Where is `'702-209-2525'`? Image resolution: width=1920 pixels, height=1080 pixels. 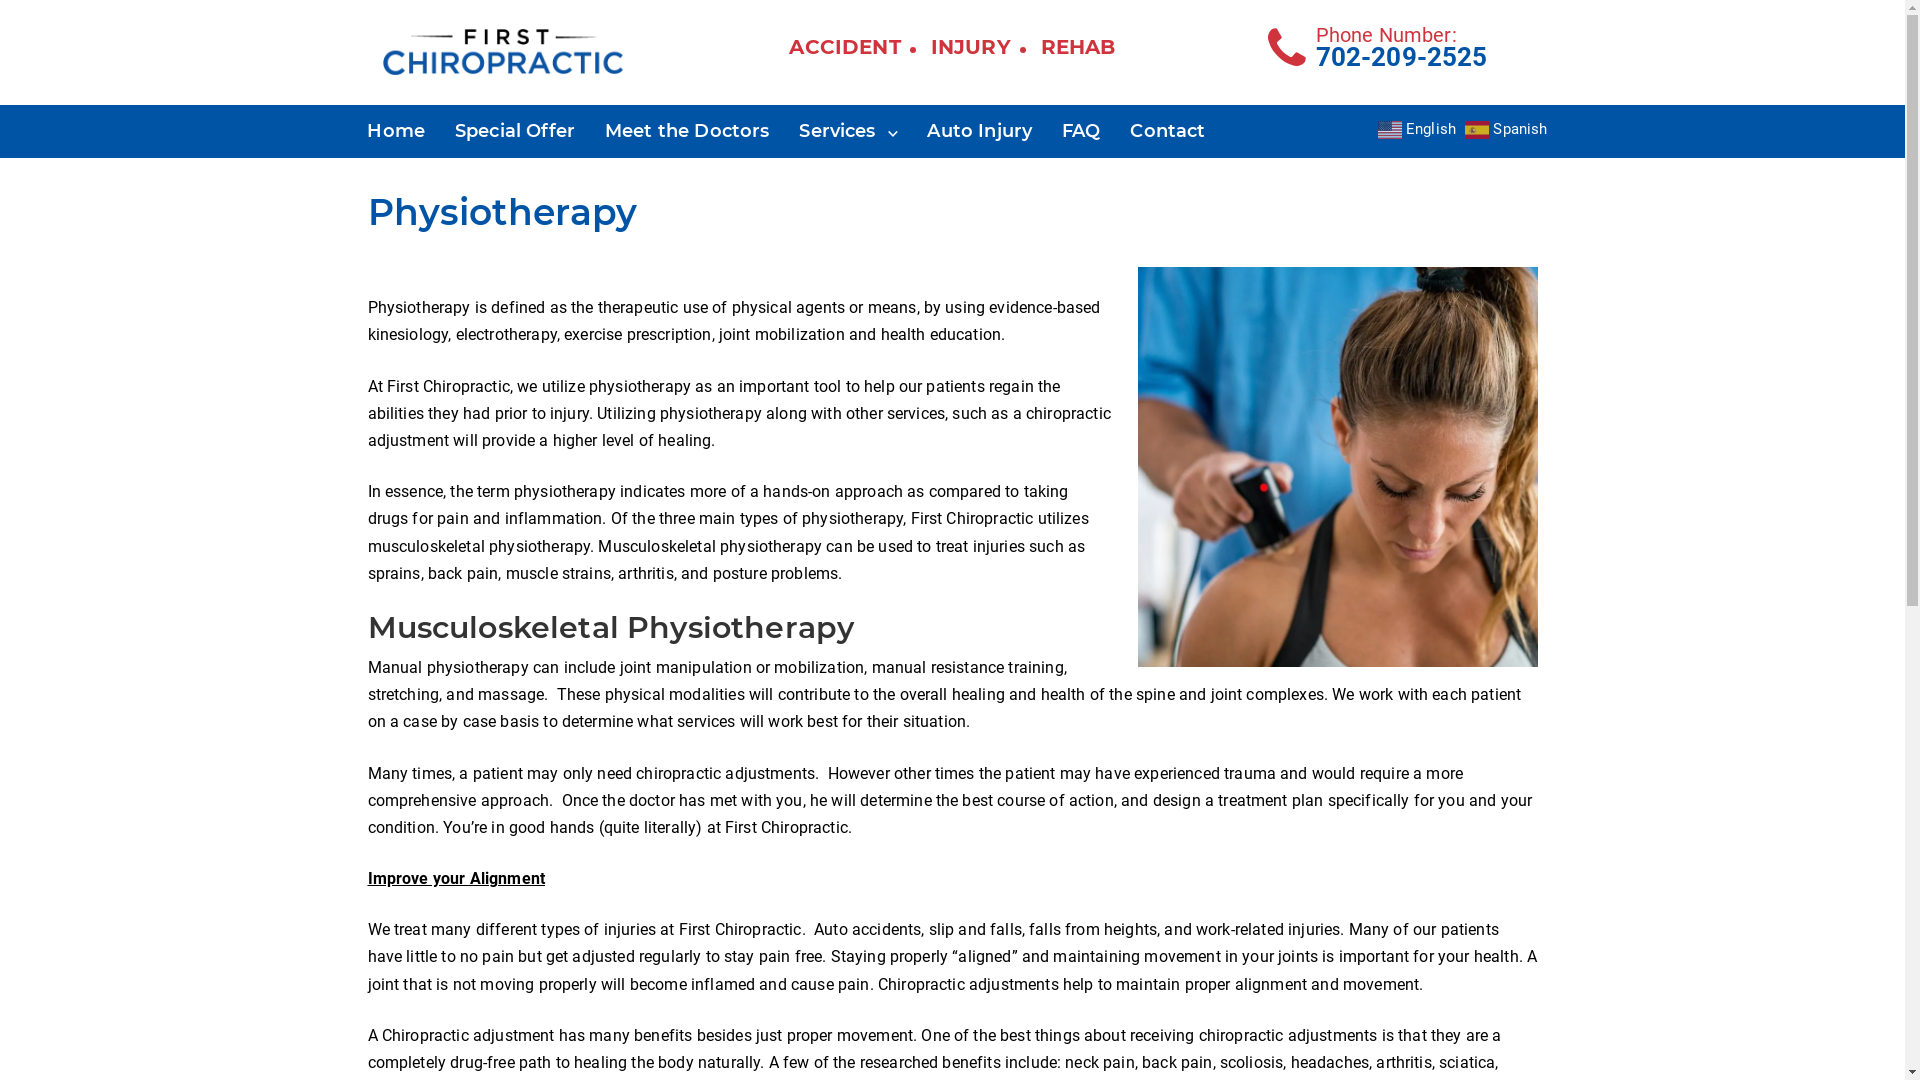 '702-209-2525' is located at coordinates (1400, 56).